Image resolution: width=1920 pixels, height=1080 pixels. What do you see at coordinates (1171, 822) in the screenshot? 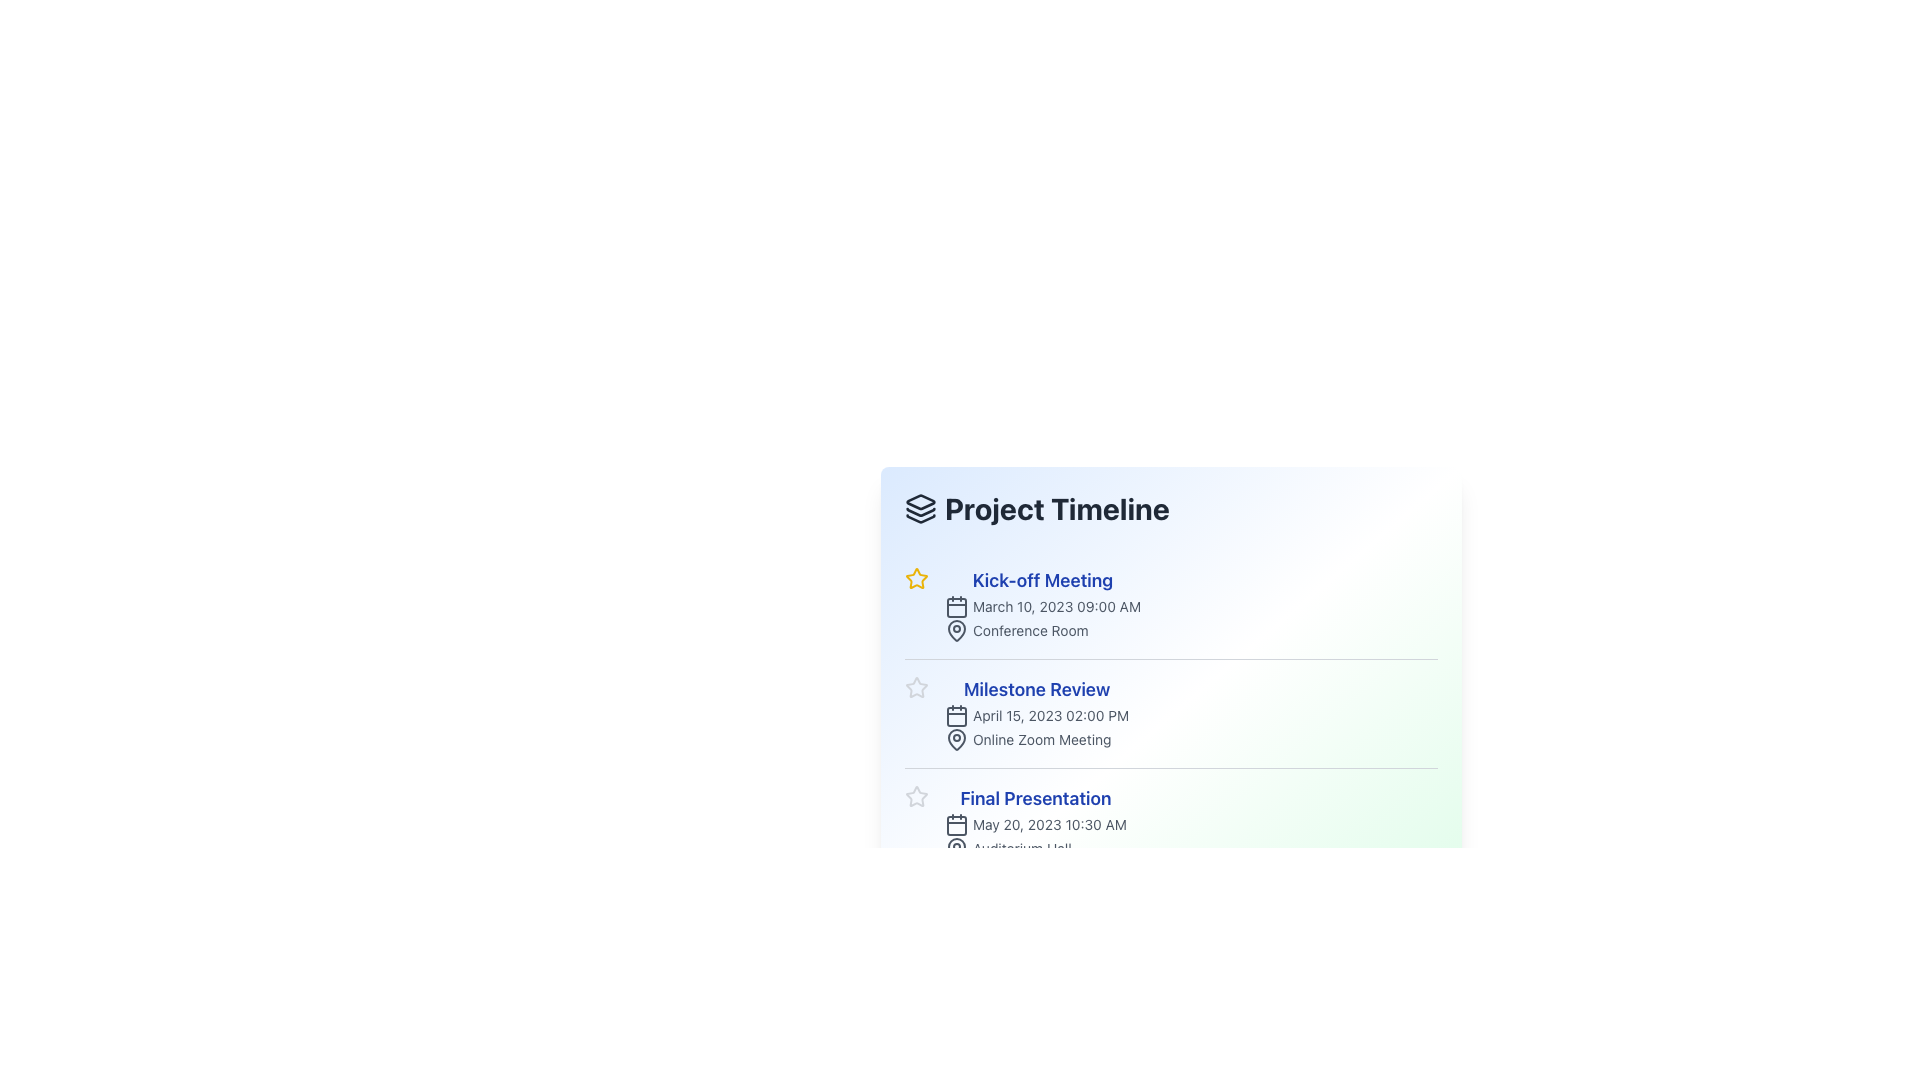
I see `the third event in the Project Timeline list, which displays the scheduled event's name, date, time, and location` at bounding box center [1171, 822].